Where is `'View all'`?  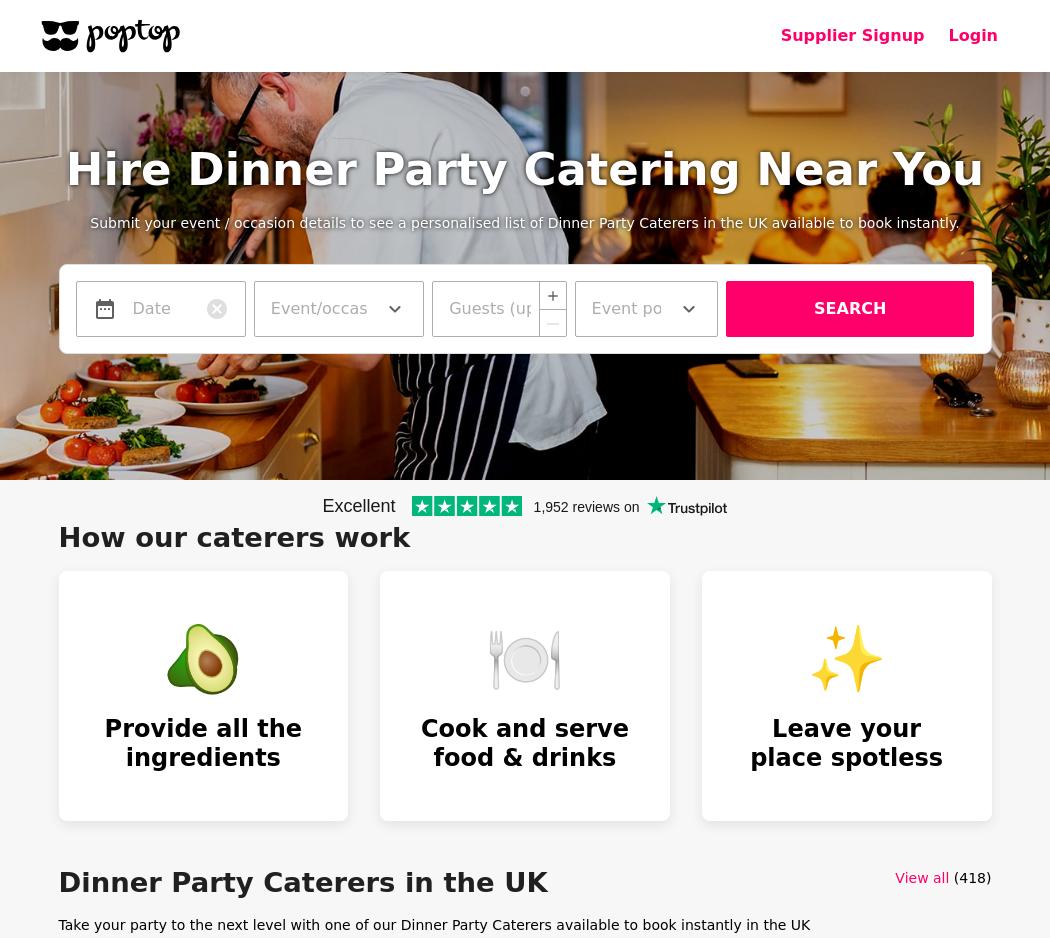 'View all' is located at coordinates (922, 877).